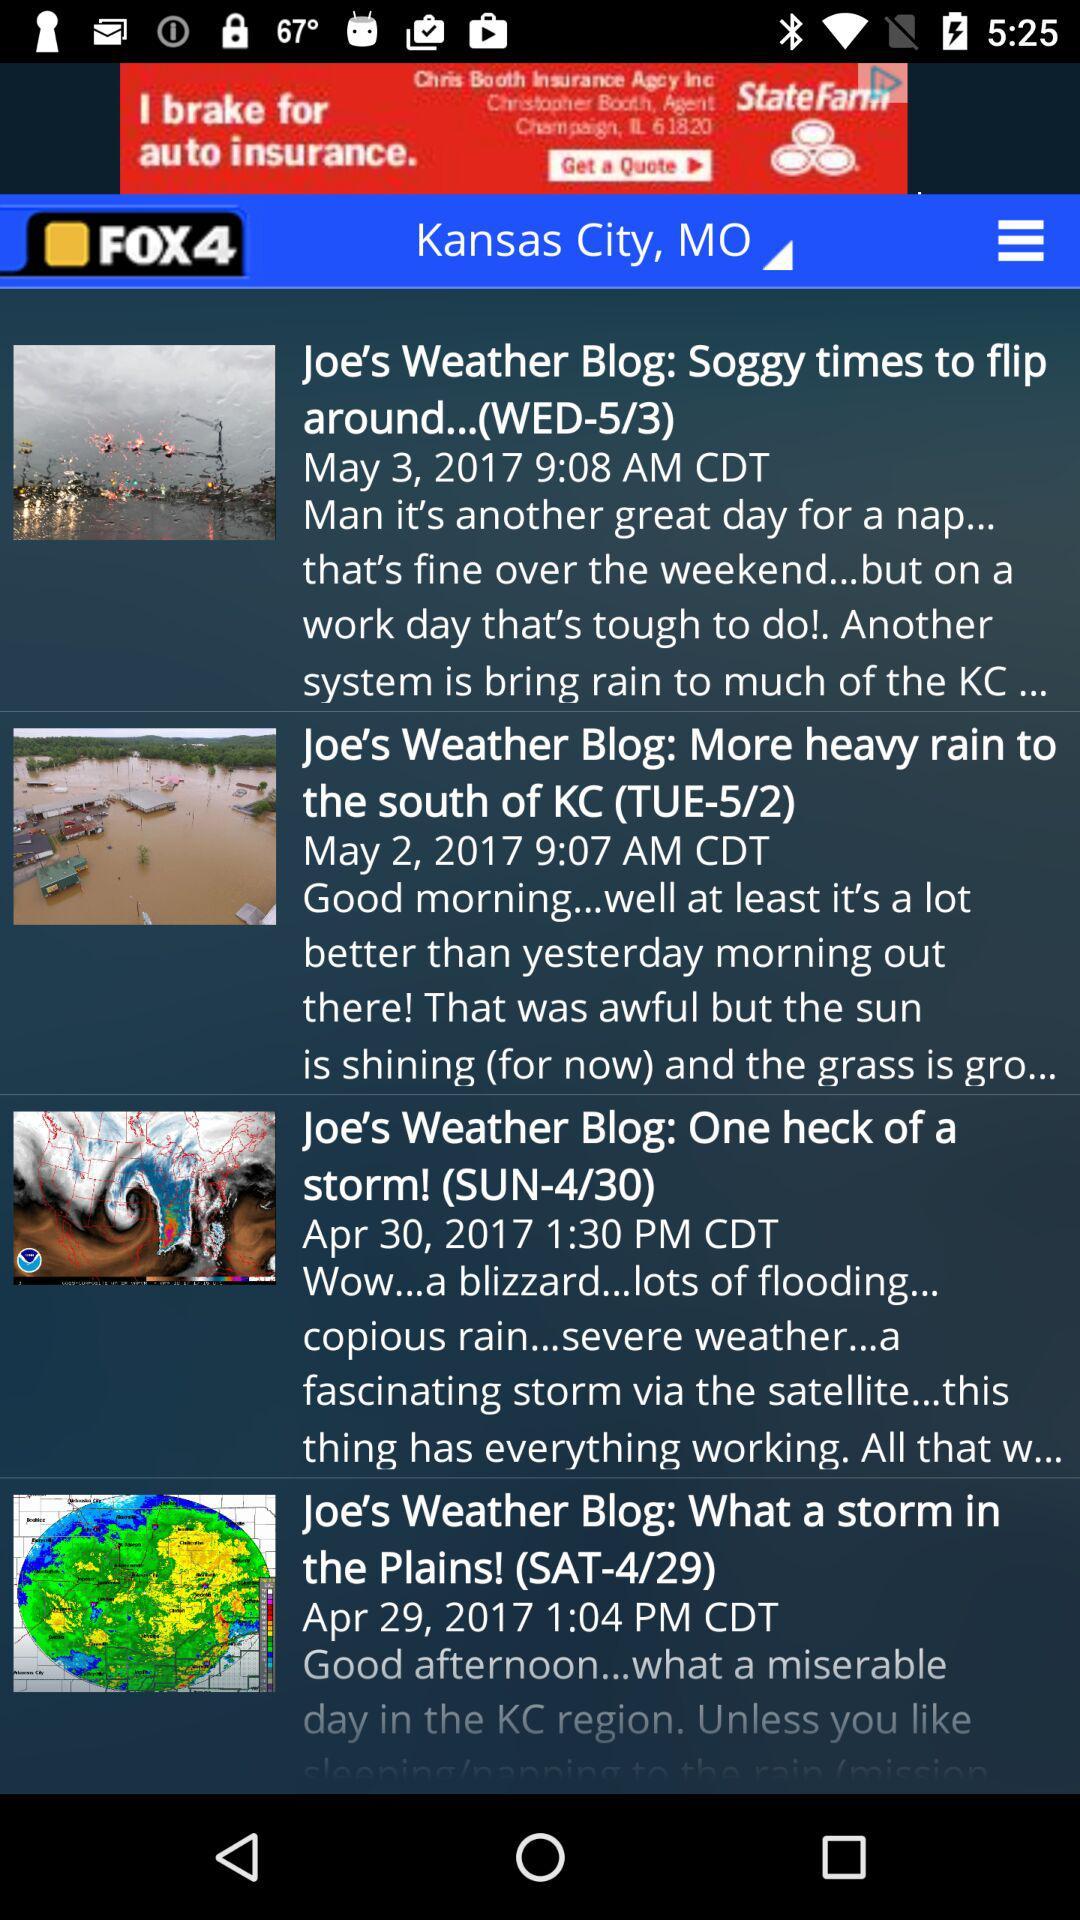 This screenshot has height=1920, width=1080. I want to click on the kansas city, mo item, so click(617, 240).